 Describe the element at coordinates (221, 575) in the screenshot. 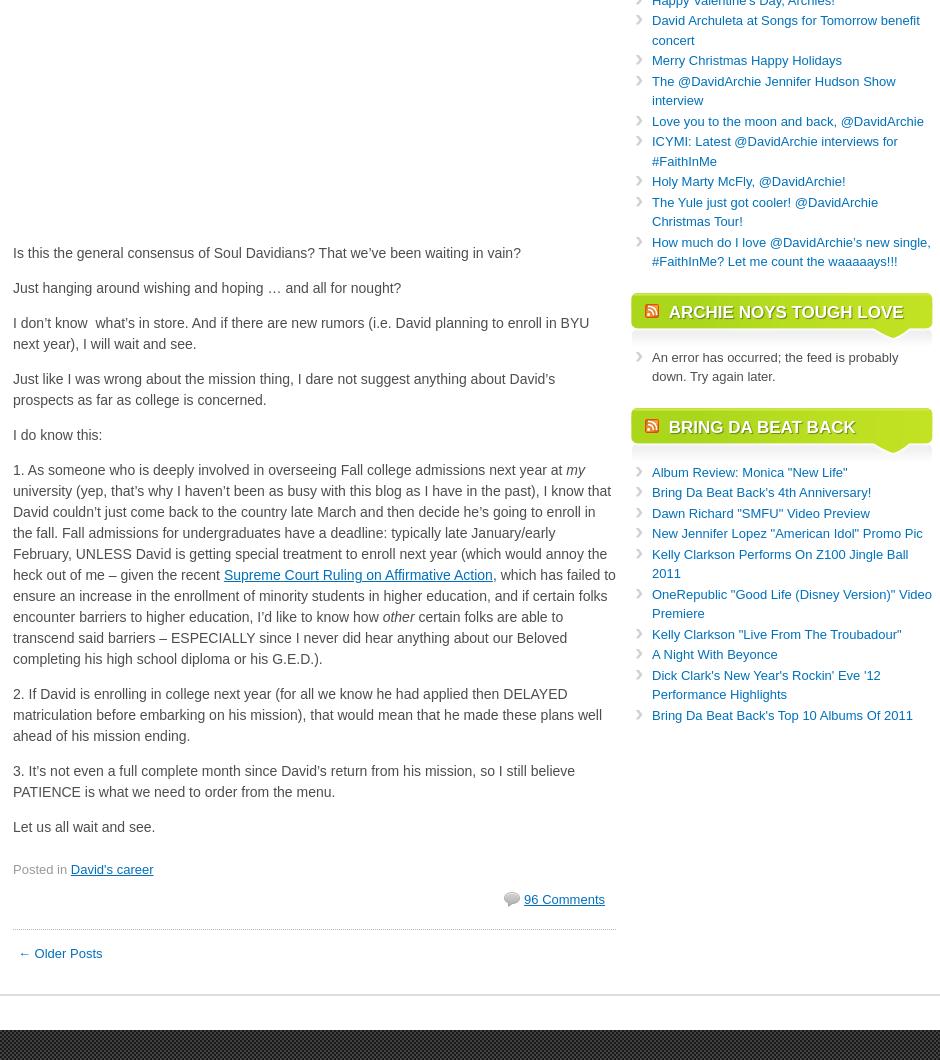

I see `'Supreme Court Ruling on Affirmative Action'` at that location.